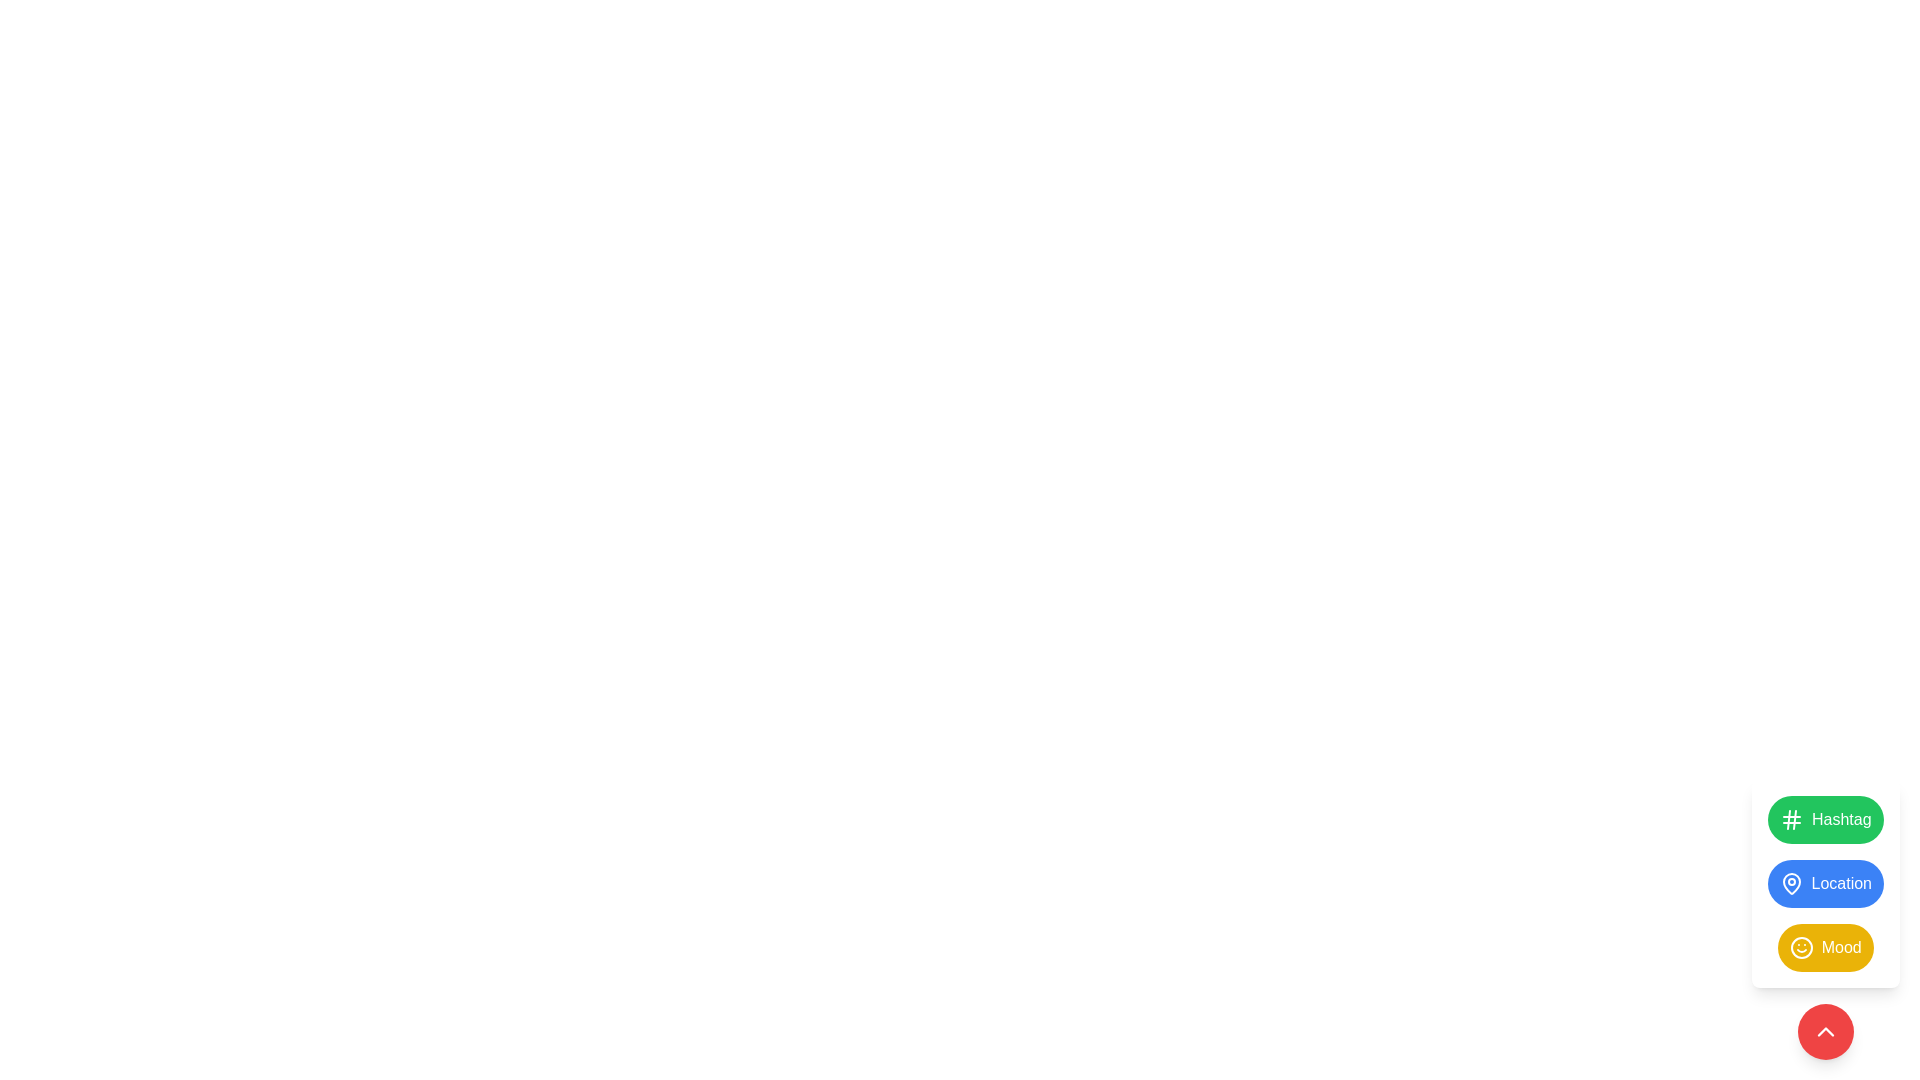  Describe the element at coordinates (1840, 820) in the screenshot. I see `the 'Hashtag' label, which is a white text label inside a green rounded rectangle located at the top of a vertical stack of buttons` at that location.